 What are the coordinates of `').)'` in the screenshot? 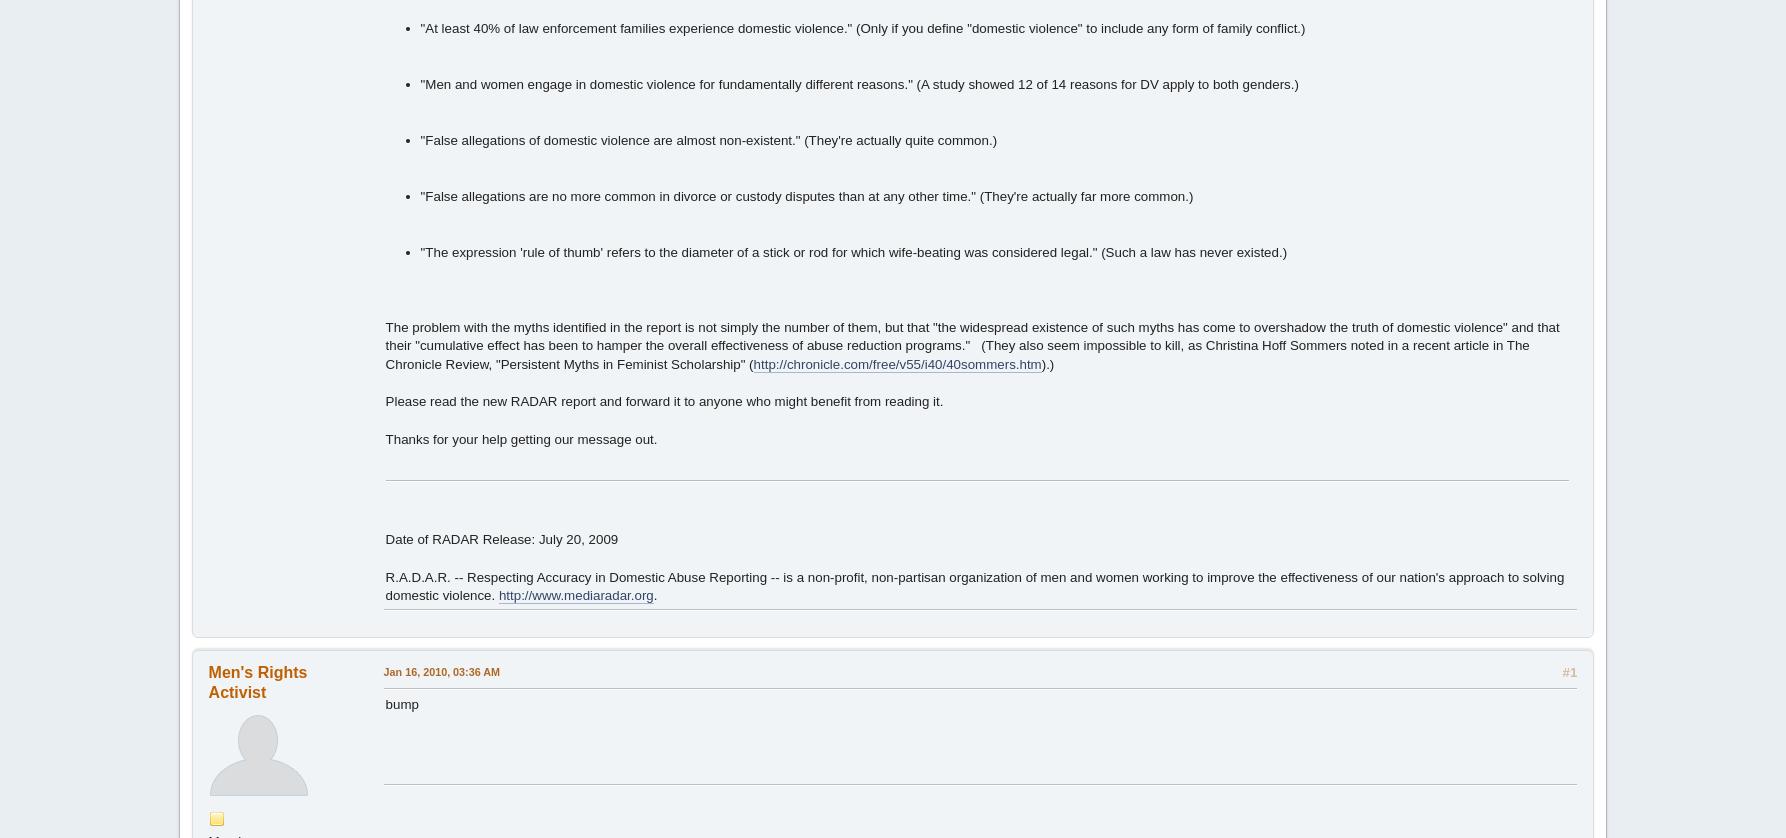 It's located at (1046, 363).